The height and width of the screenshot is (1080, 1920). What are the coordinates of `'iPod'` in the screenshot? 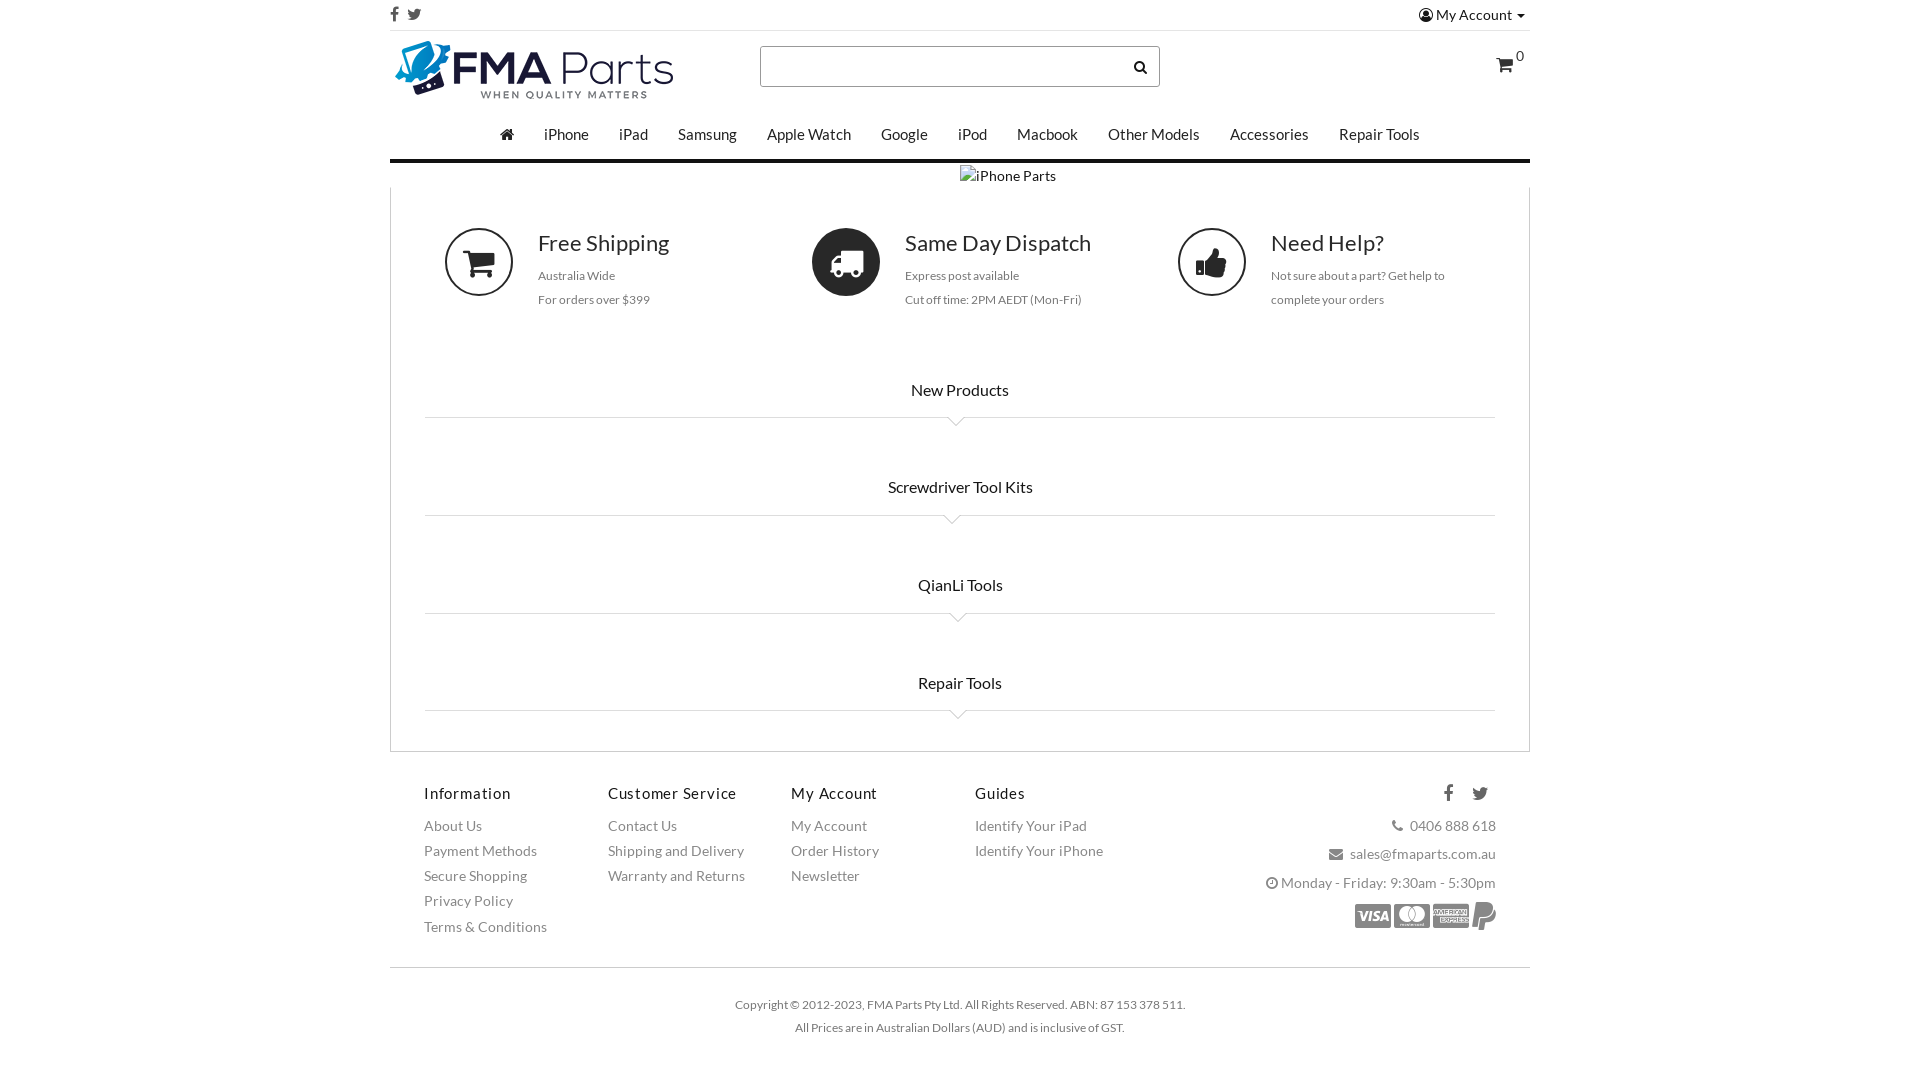 It's located at (972, 134).